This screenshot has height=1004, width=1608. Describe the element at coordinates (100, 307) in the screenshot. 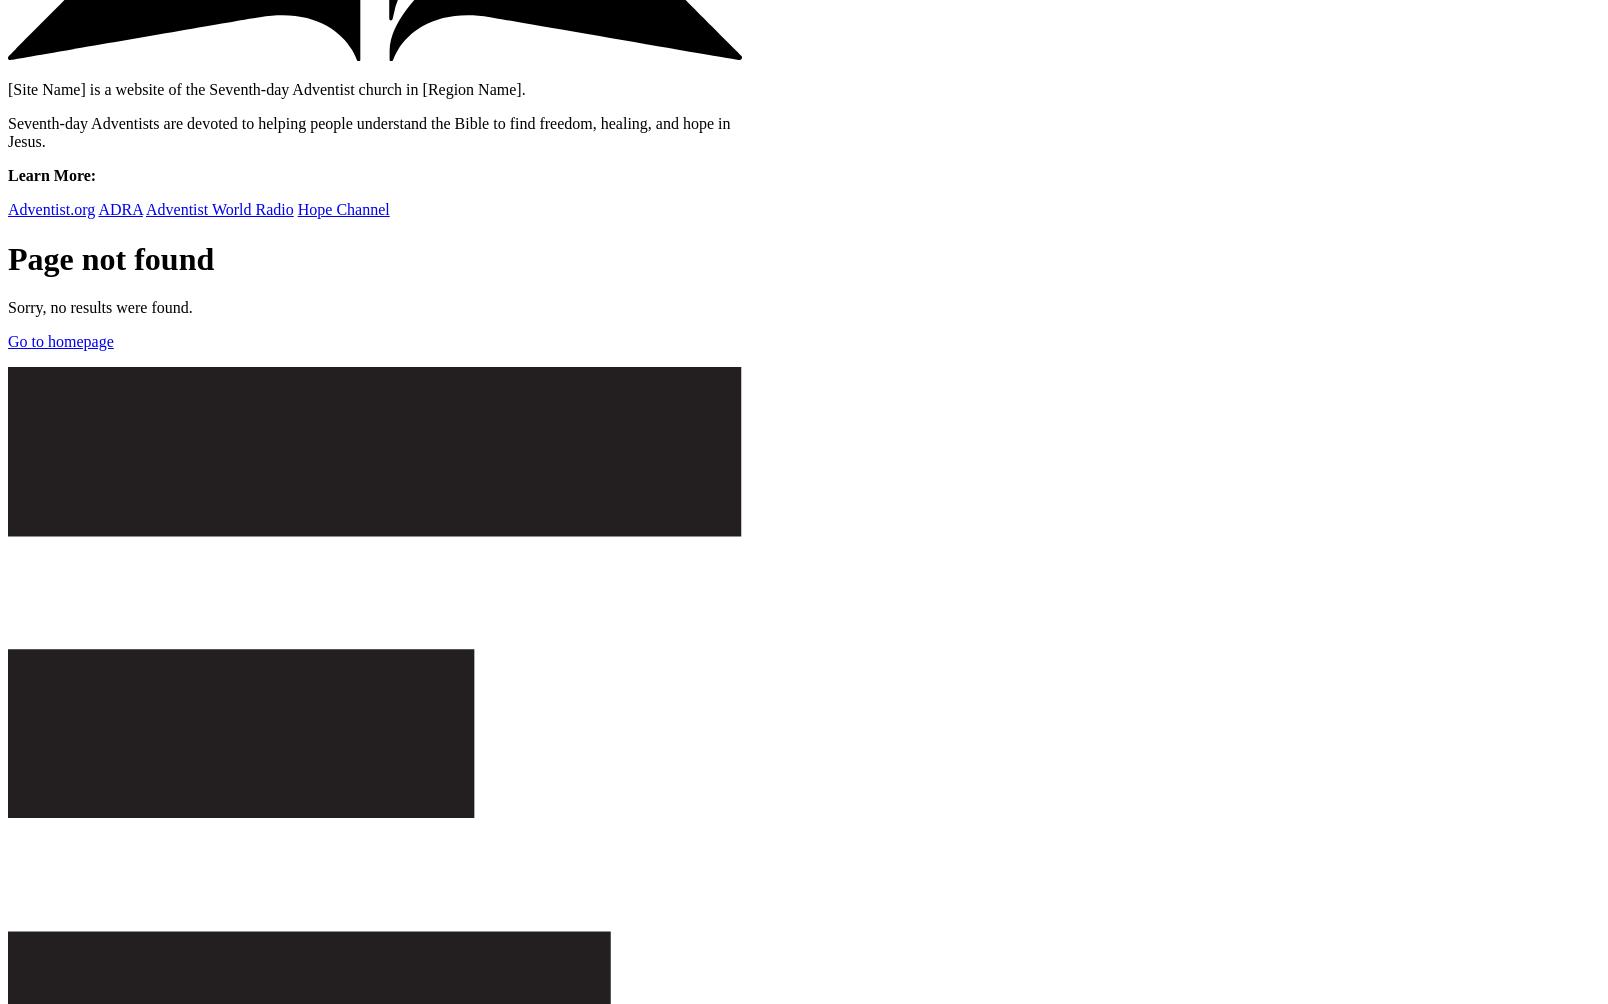

I see `'Sorry, no results were found.'` at that location.